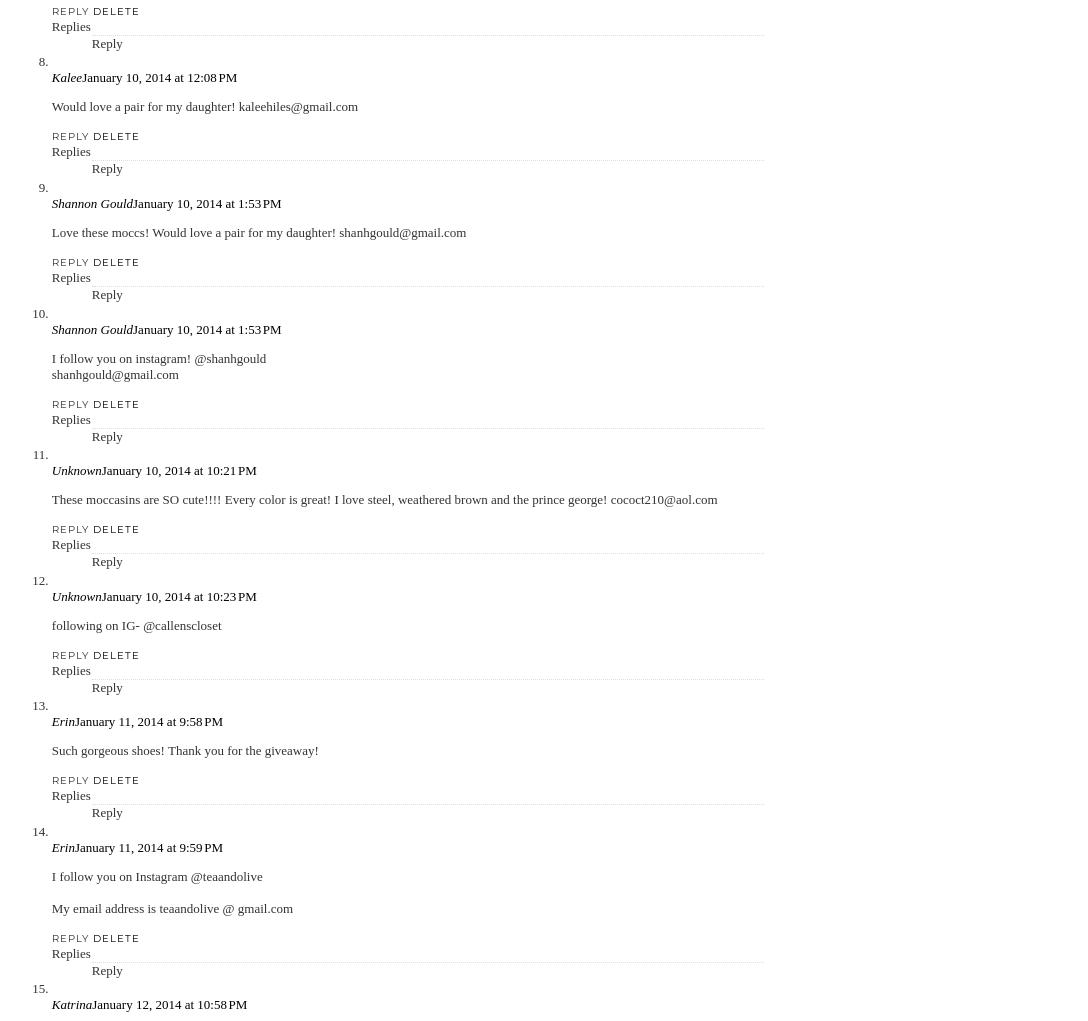 This screenshot has height=1021, width=1088. Describe the element at coordinates (147, 846) in the screenshot. I see `'January 11, 2014 at 9:59 PM'` at that location.